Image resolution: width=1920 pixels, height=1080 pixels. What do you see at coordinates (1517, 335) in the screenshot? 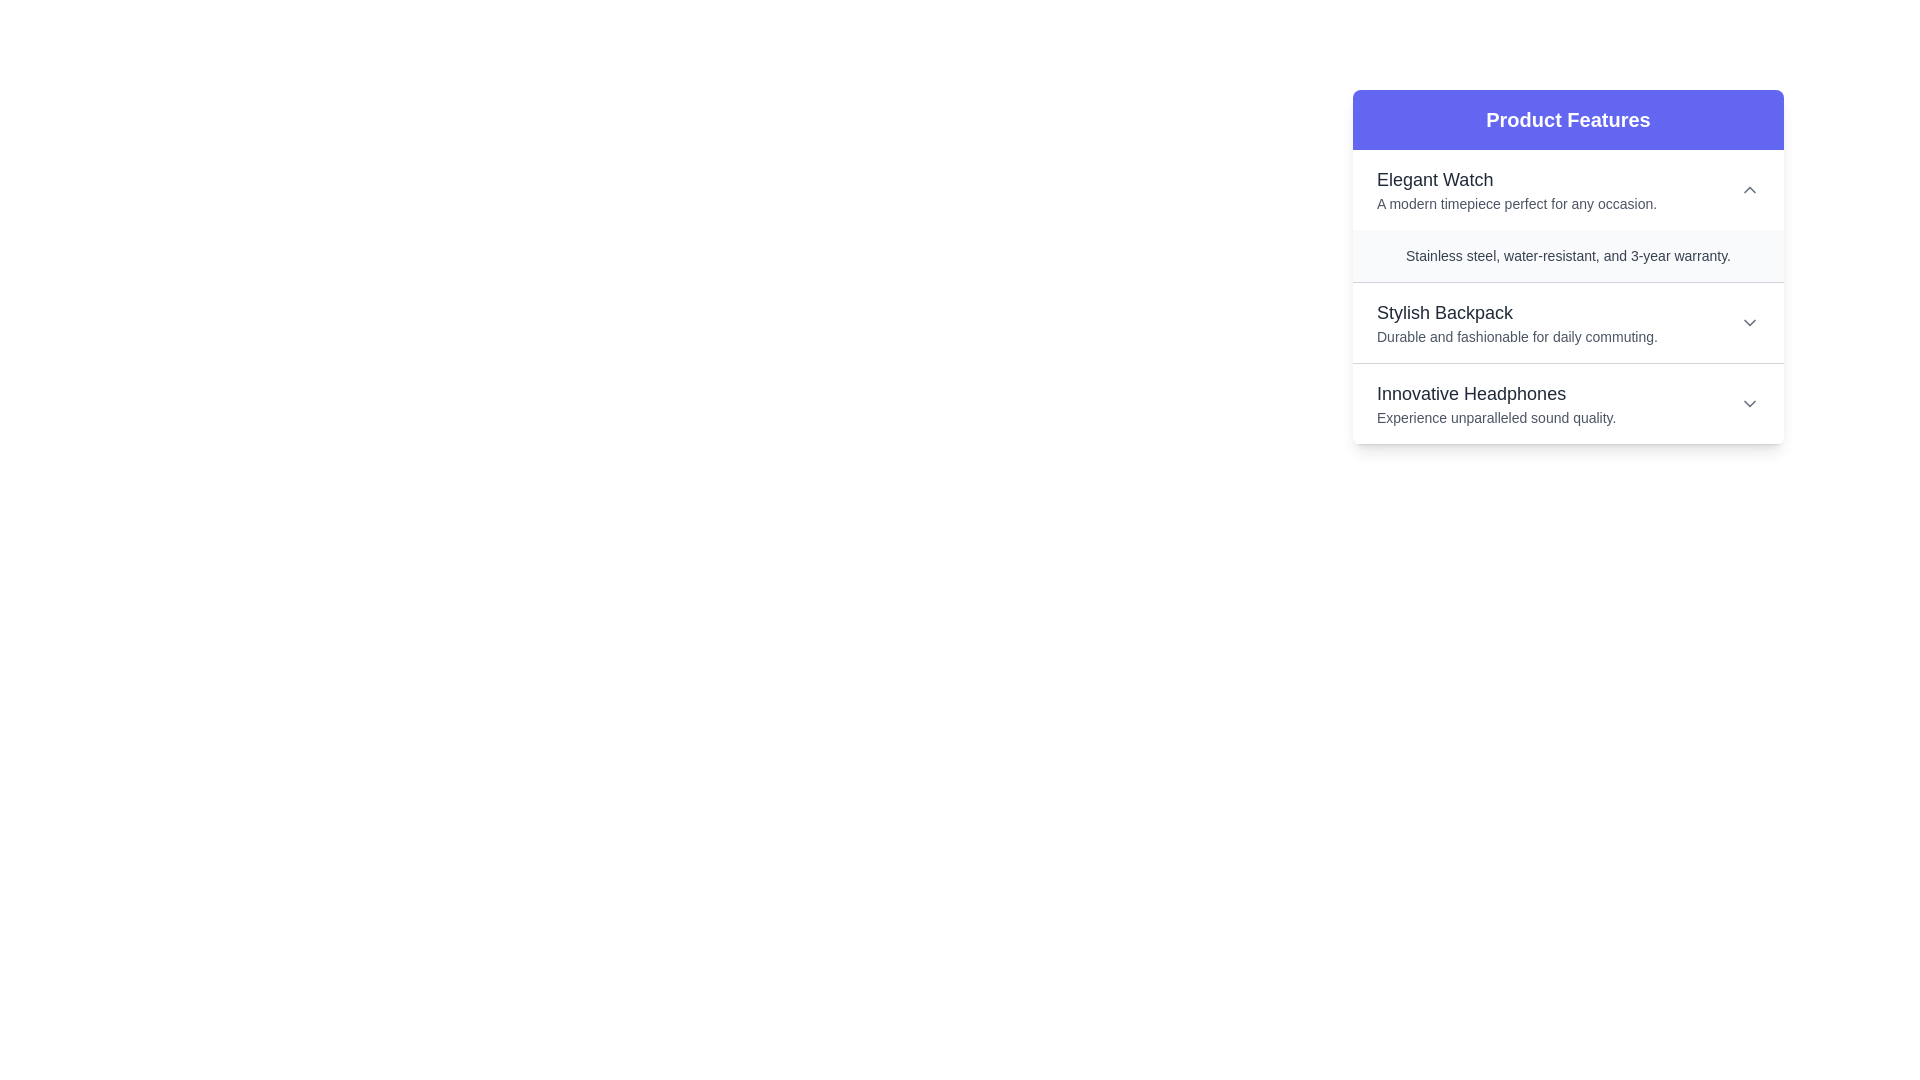
I see `the text label providing details about the 'Stylish Backpack' product feature, located below the title in the 'Product Features' section` at bounding box center [1517, 335].